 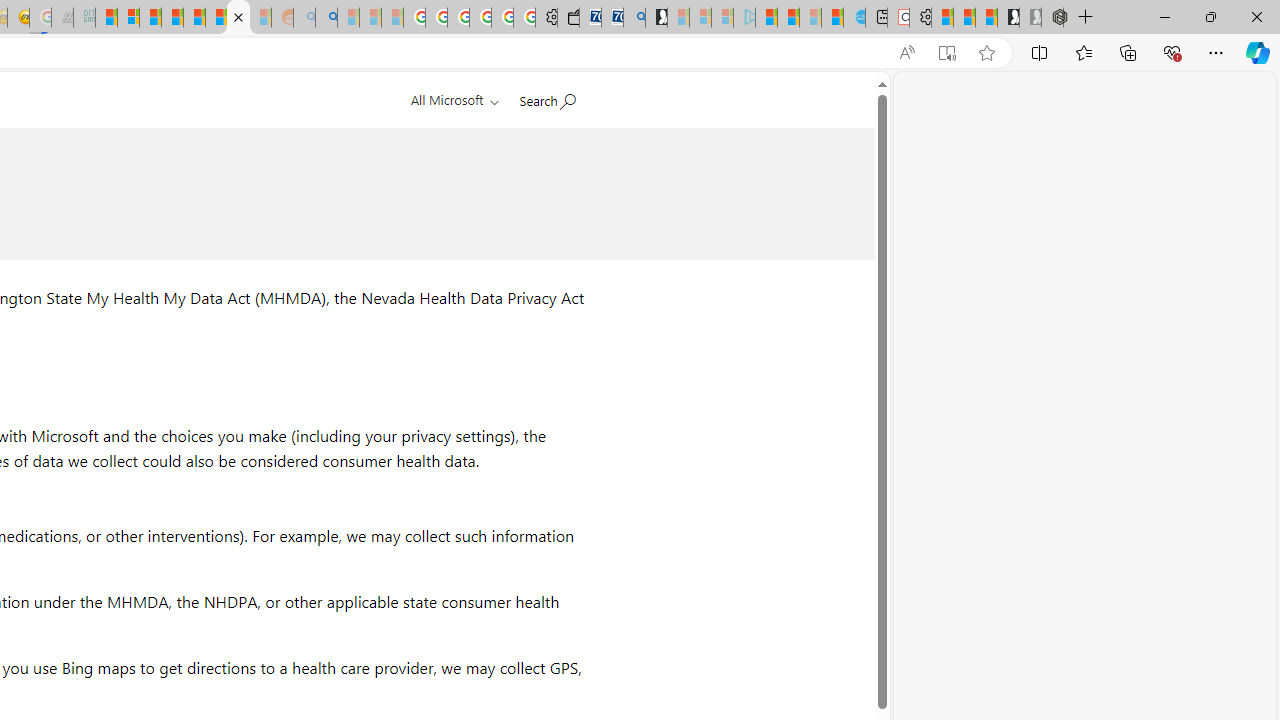 I want to click on 'Cheap Car Rentals - Save70.com', so click(x=611, y=17).